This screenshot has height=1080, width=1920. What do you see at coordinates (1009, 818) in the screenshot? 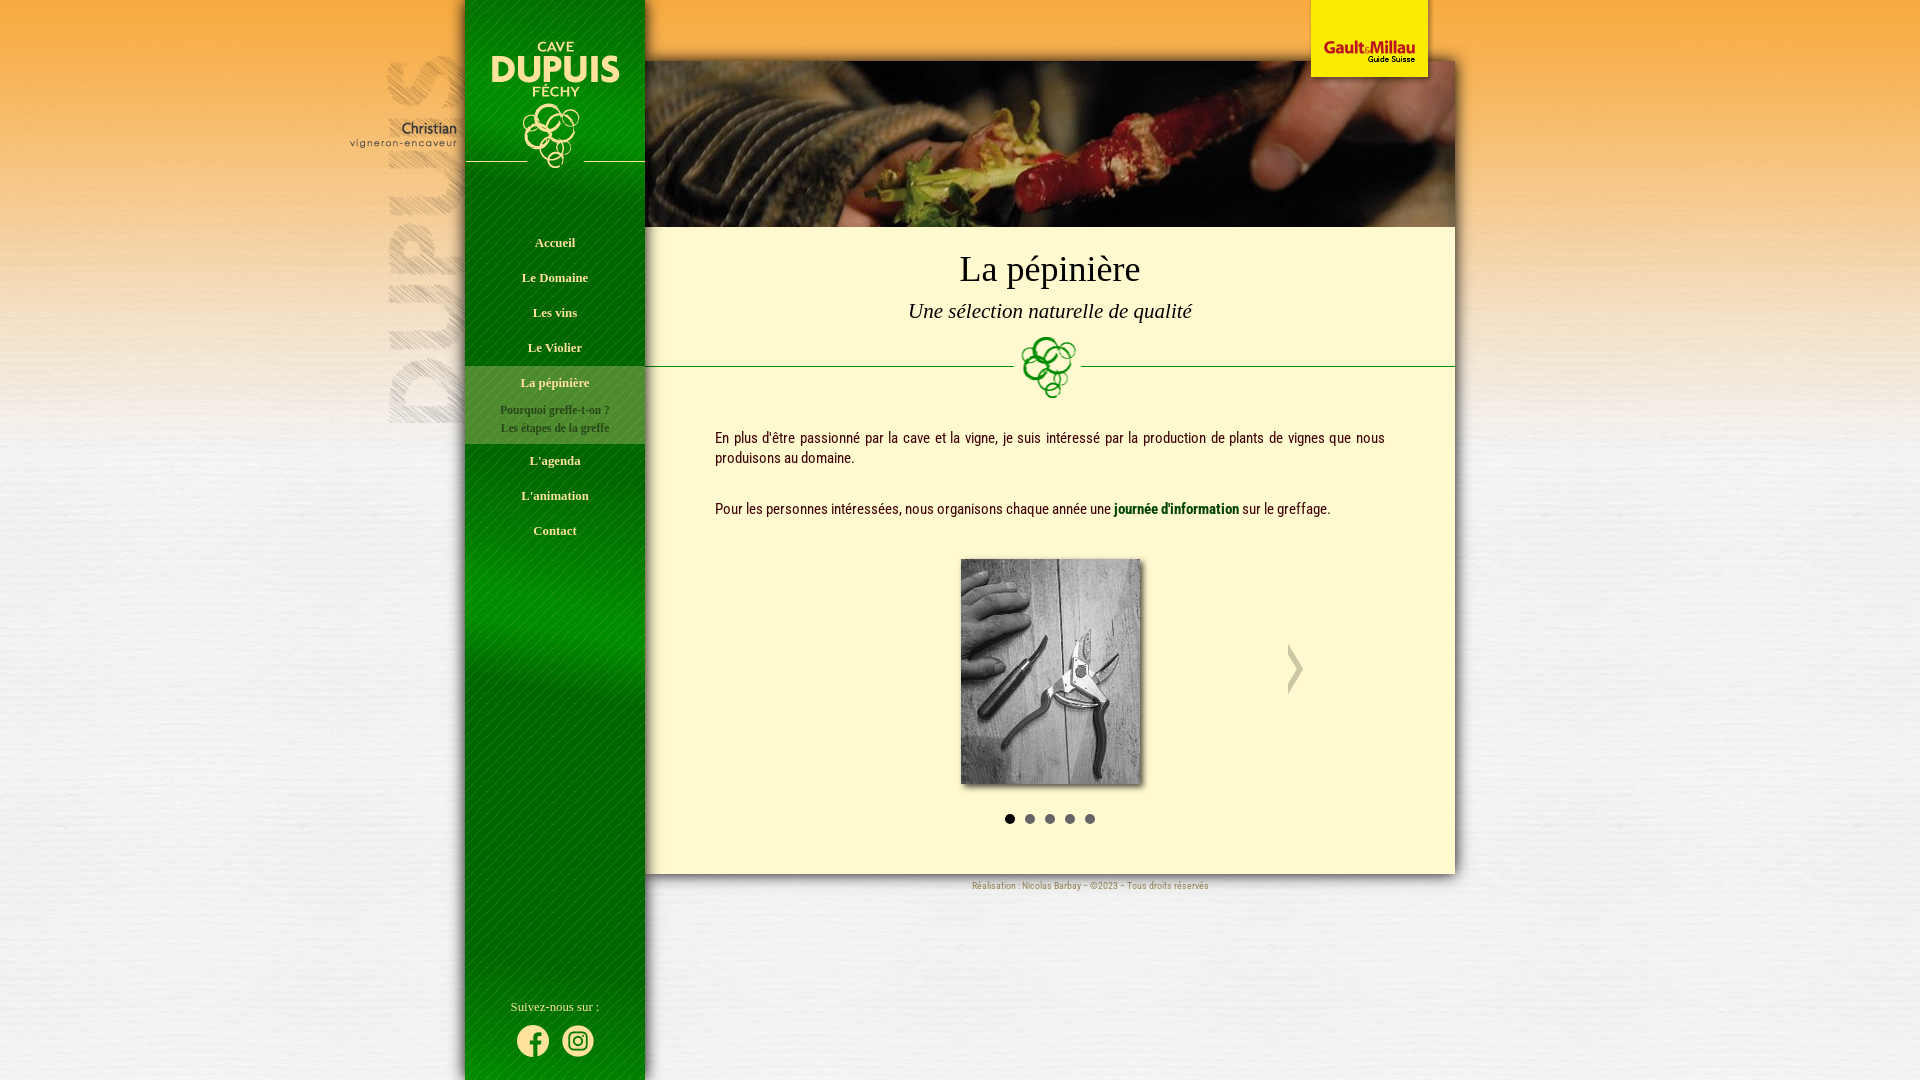
I see `'1'` at bounding box center [1009, 818].